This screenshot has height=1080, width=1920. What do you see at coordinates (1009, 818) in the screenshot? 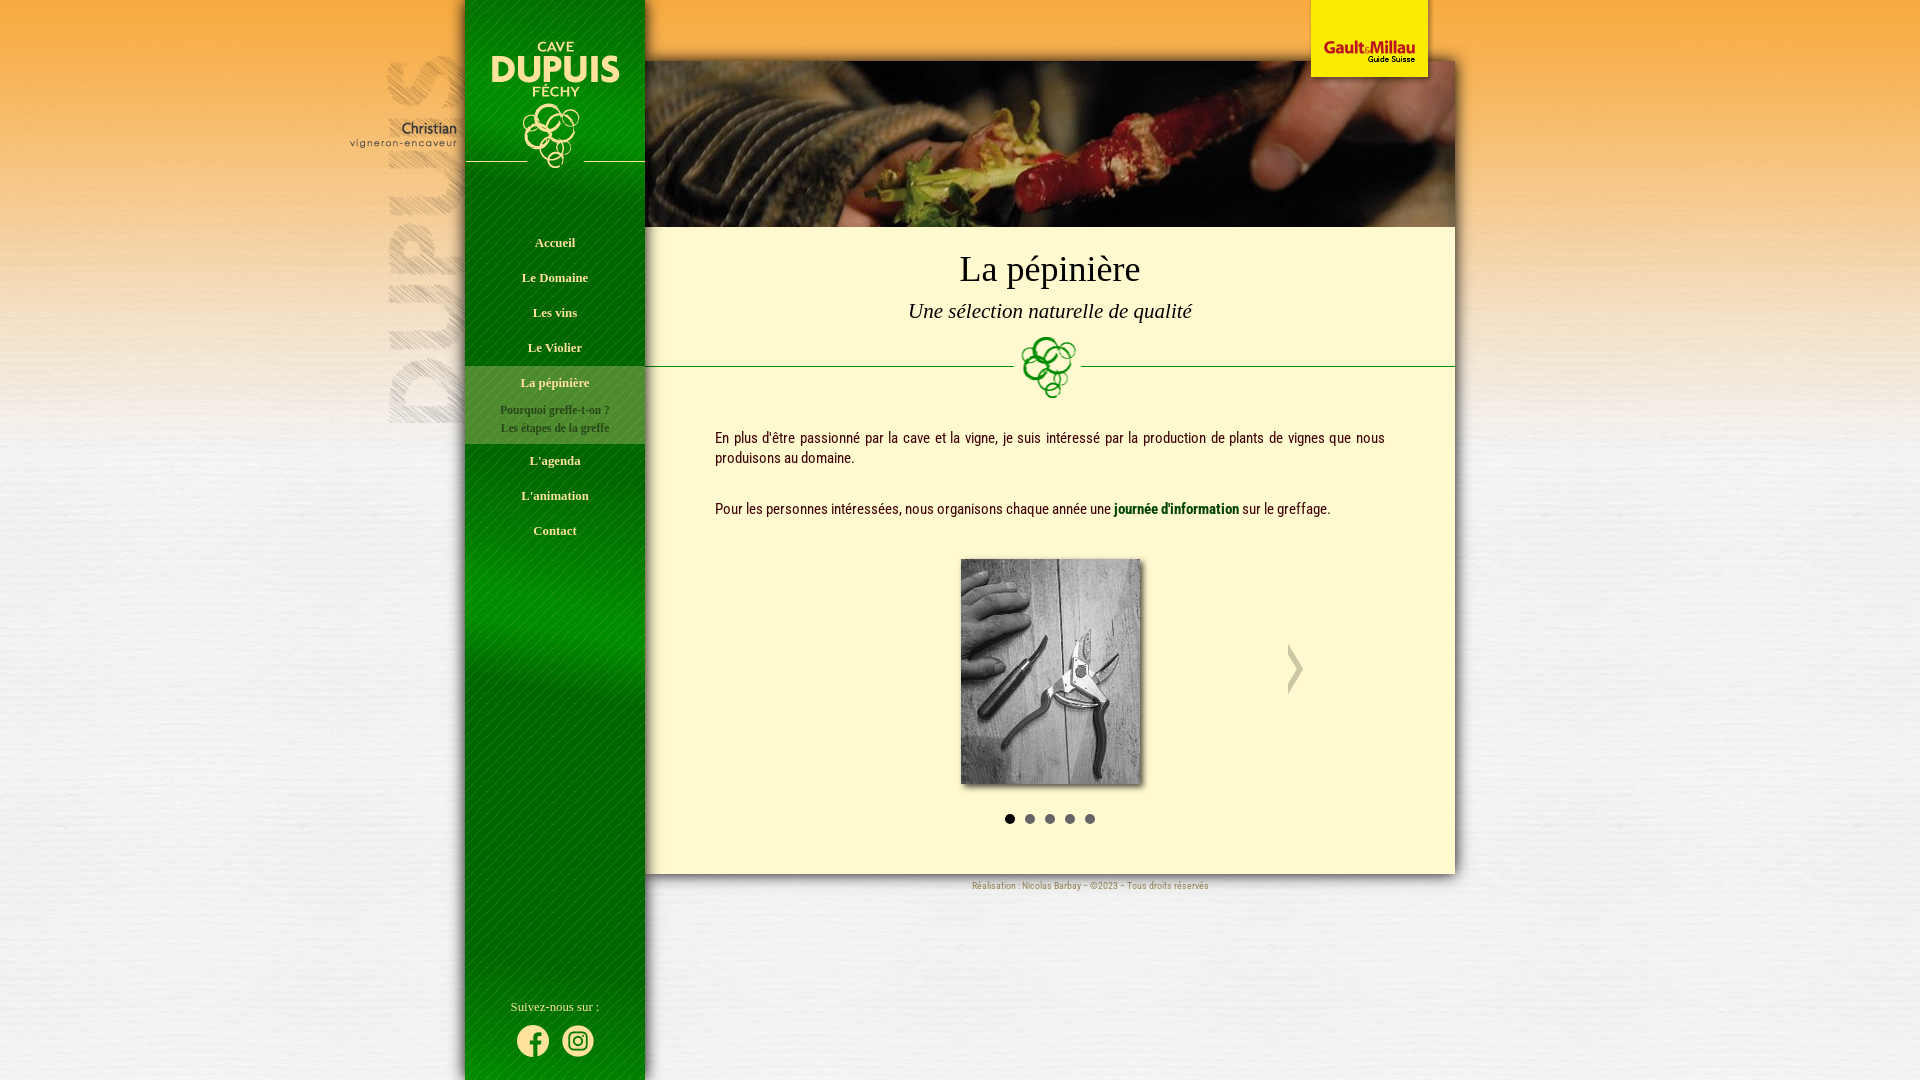
I see `'1'` at bounding box center [1009, 818].